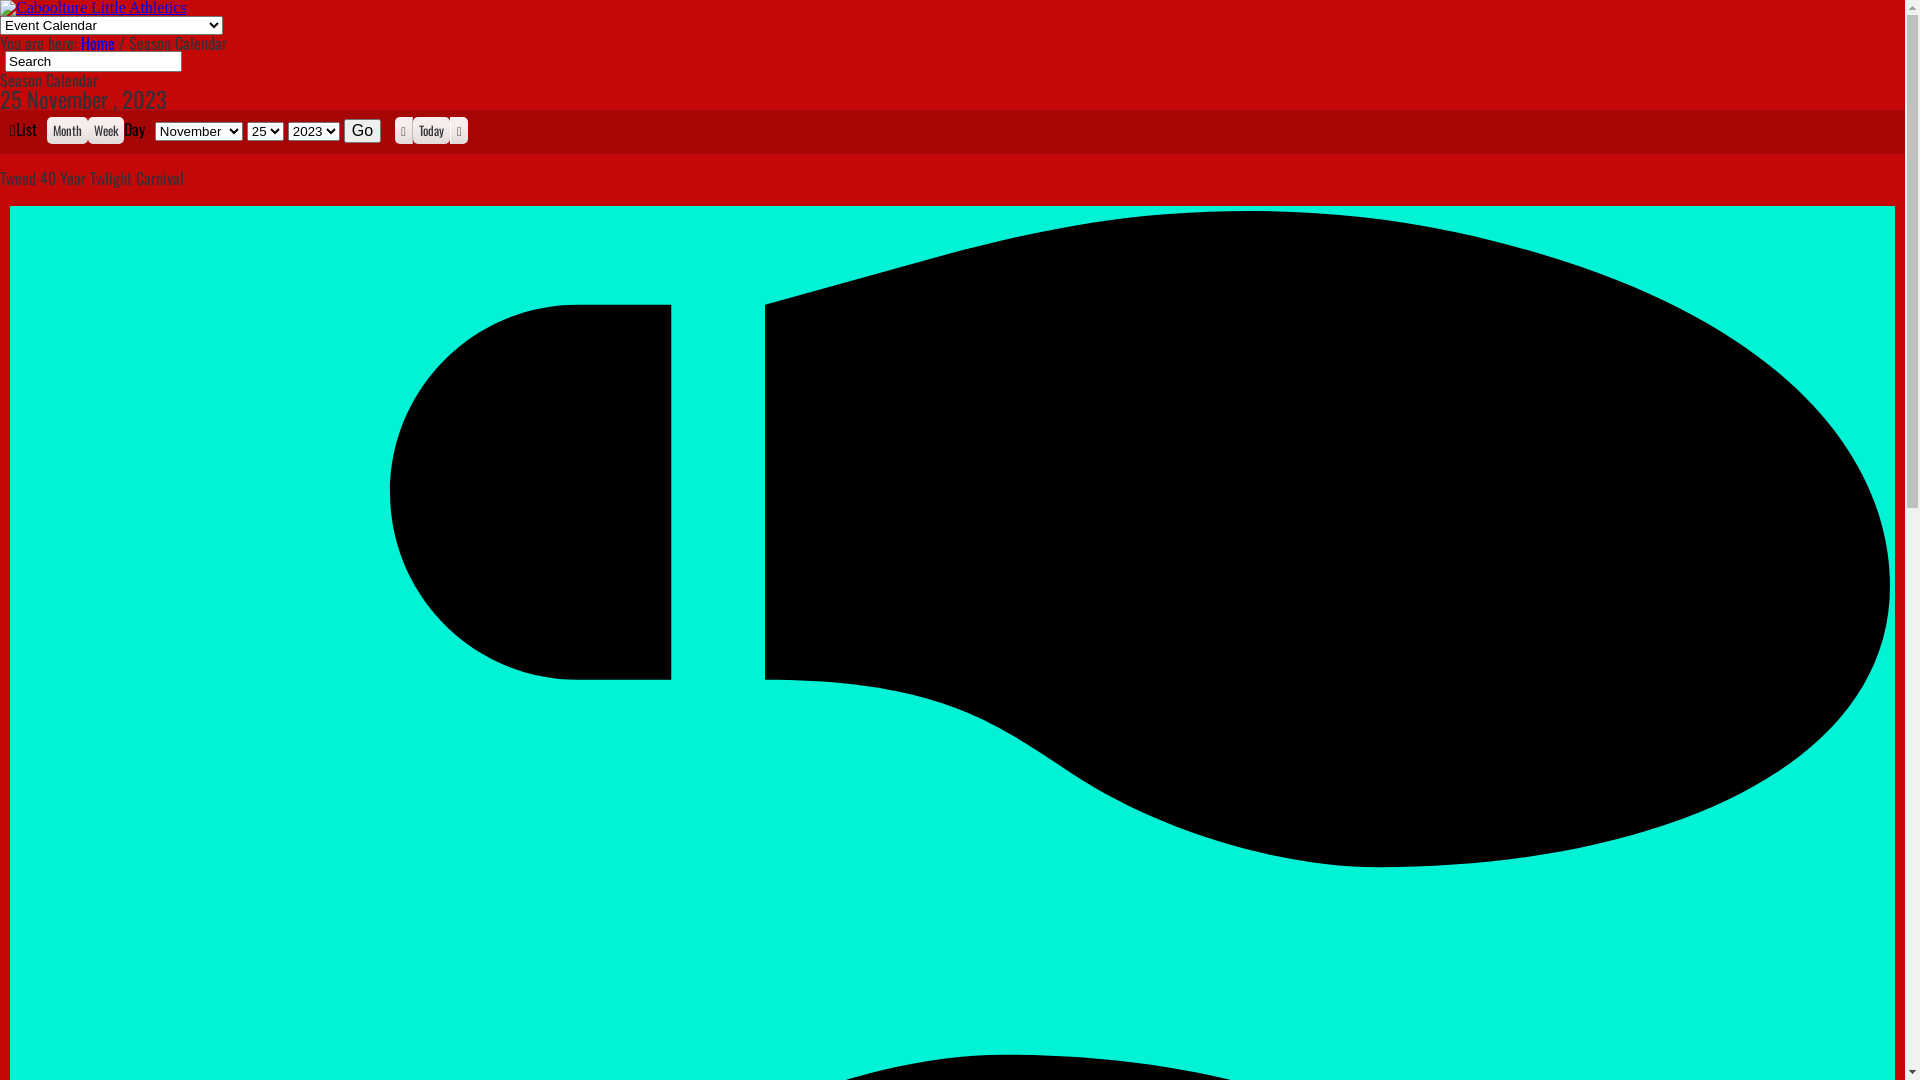 The width and height of the screenshot is (1920, 1080). I want to click on 'Go', so click(362, 131).